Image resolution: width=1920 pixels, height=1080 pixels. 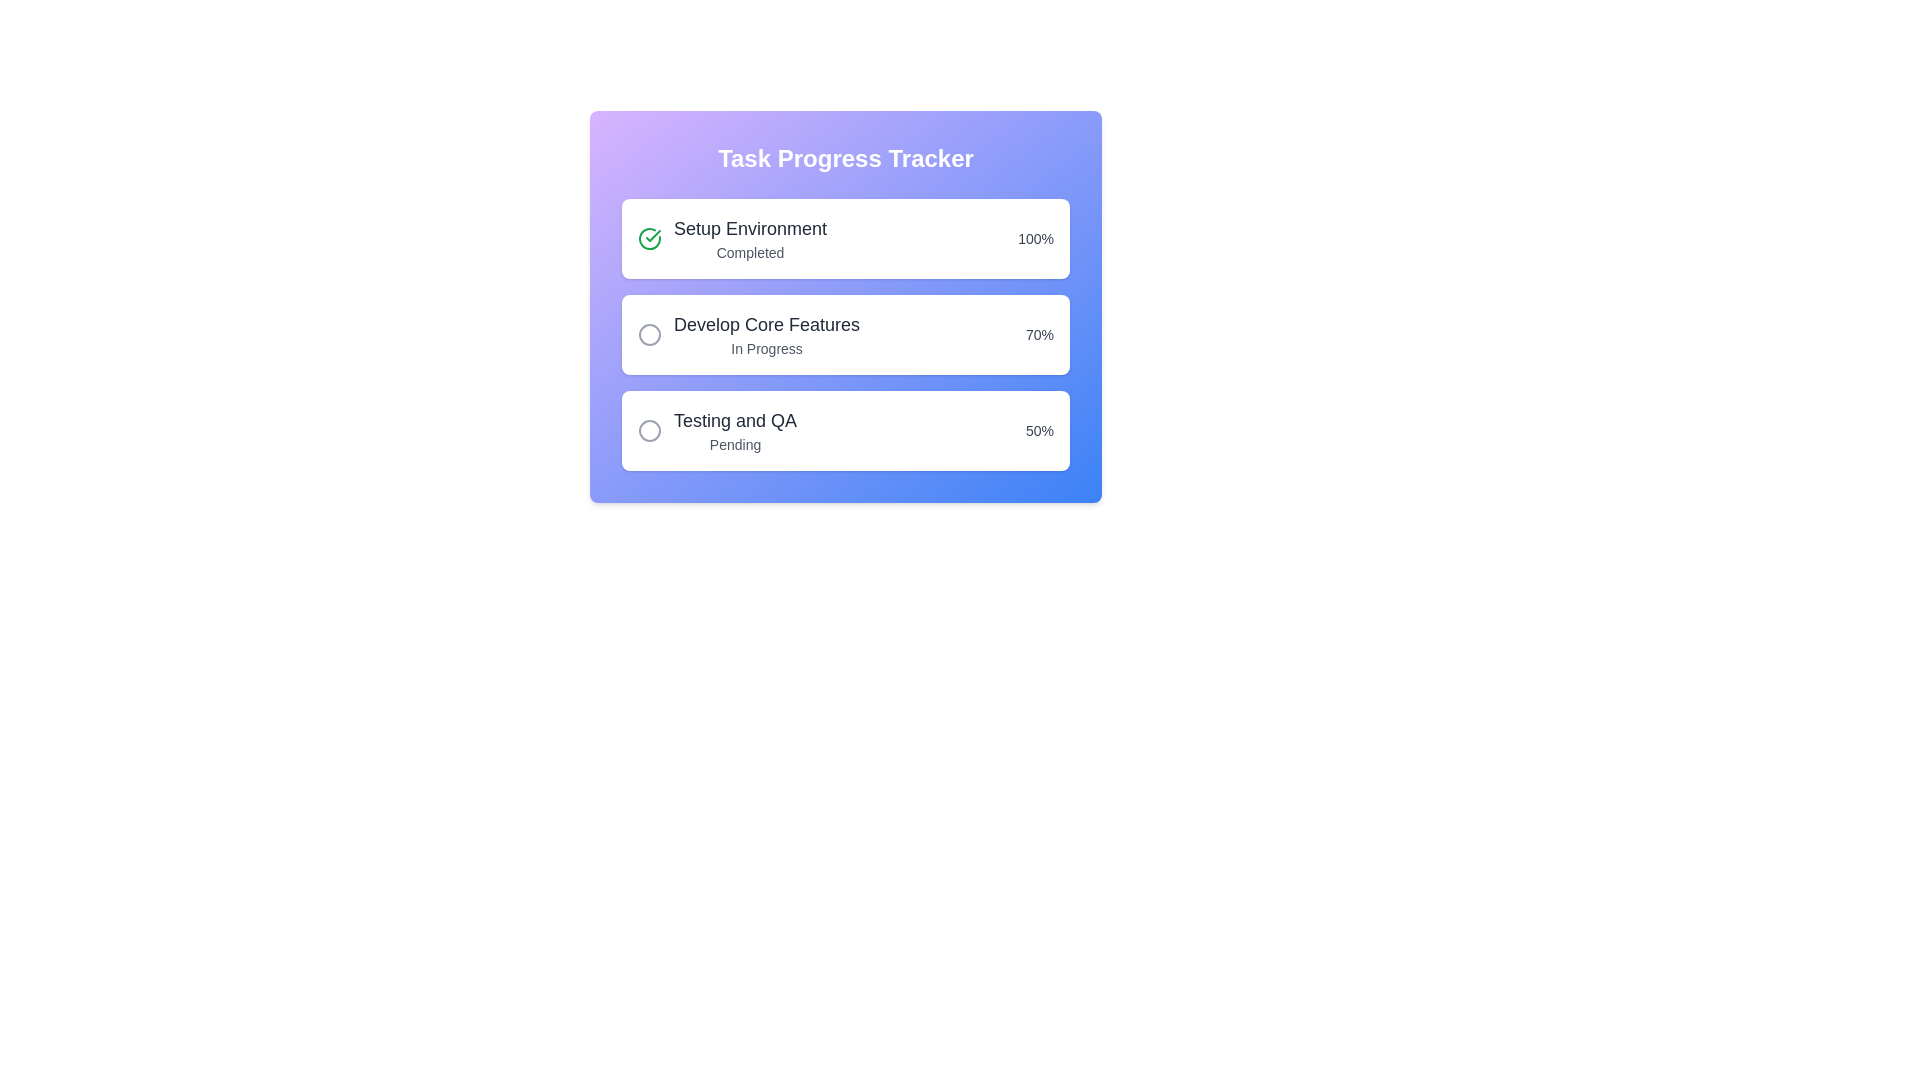 I want to click on the text label displaying 'Testing and QA', which is the main title of the third item in the Task Progress Tracker list, so click(x=734, y=419).